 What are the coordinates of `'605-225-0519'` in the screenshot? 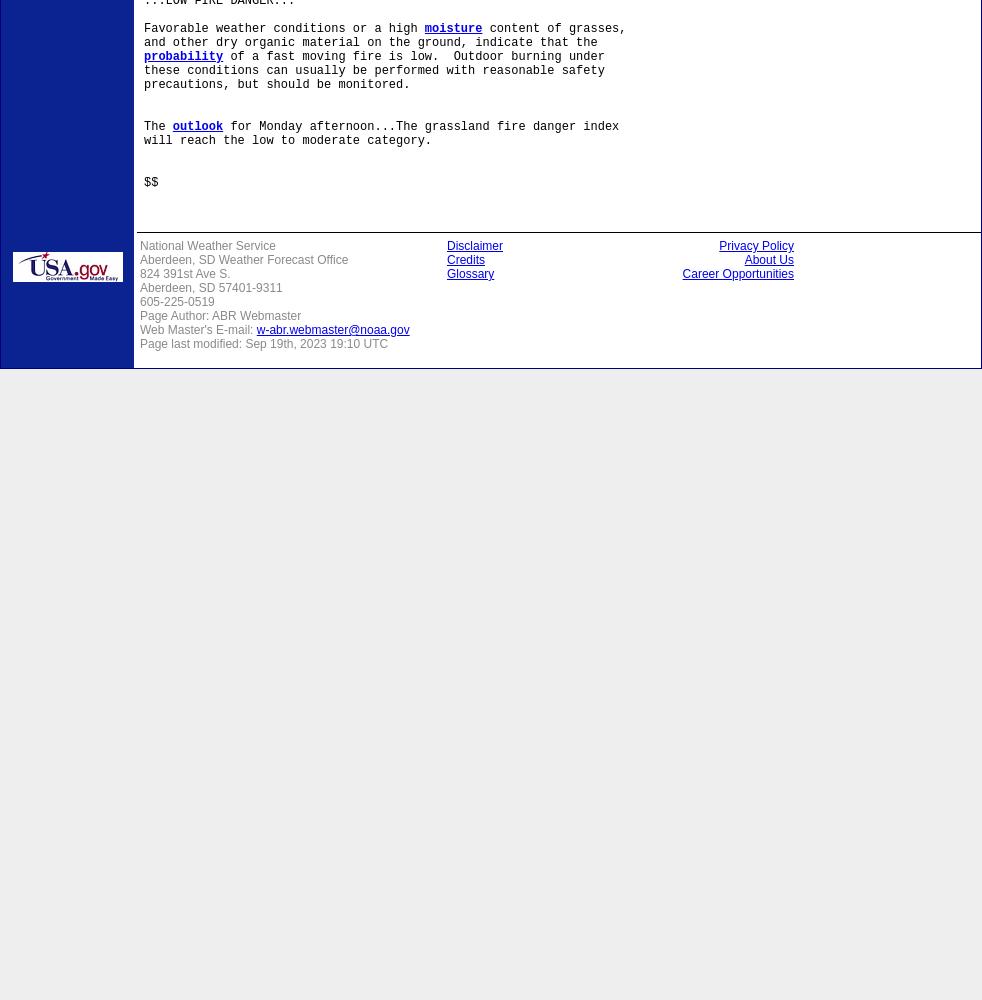 It's located at (175, 302).